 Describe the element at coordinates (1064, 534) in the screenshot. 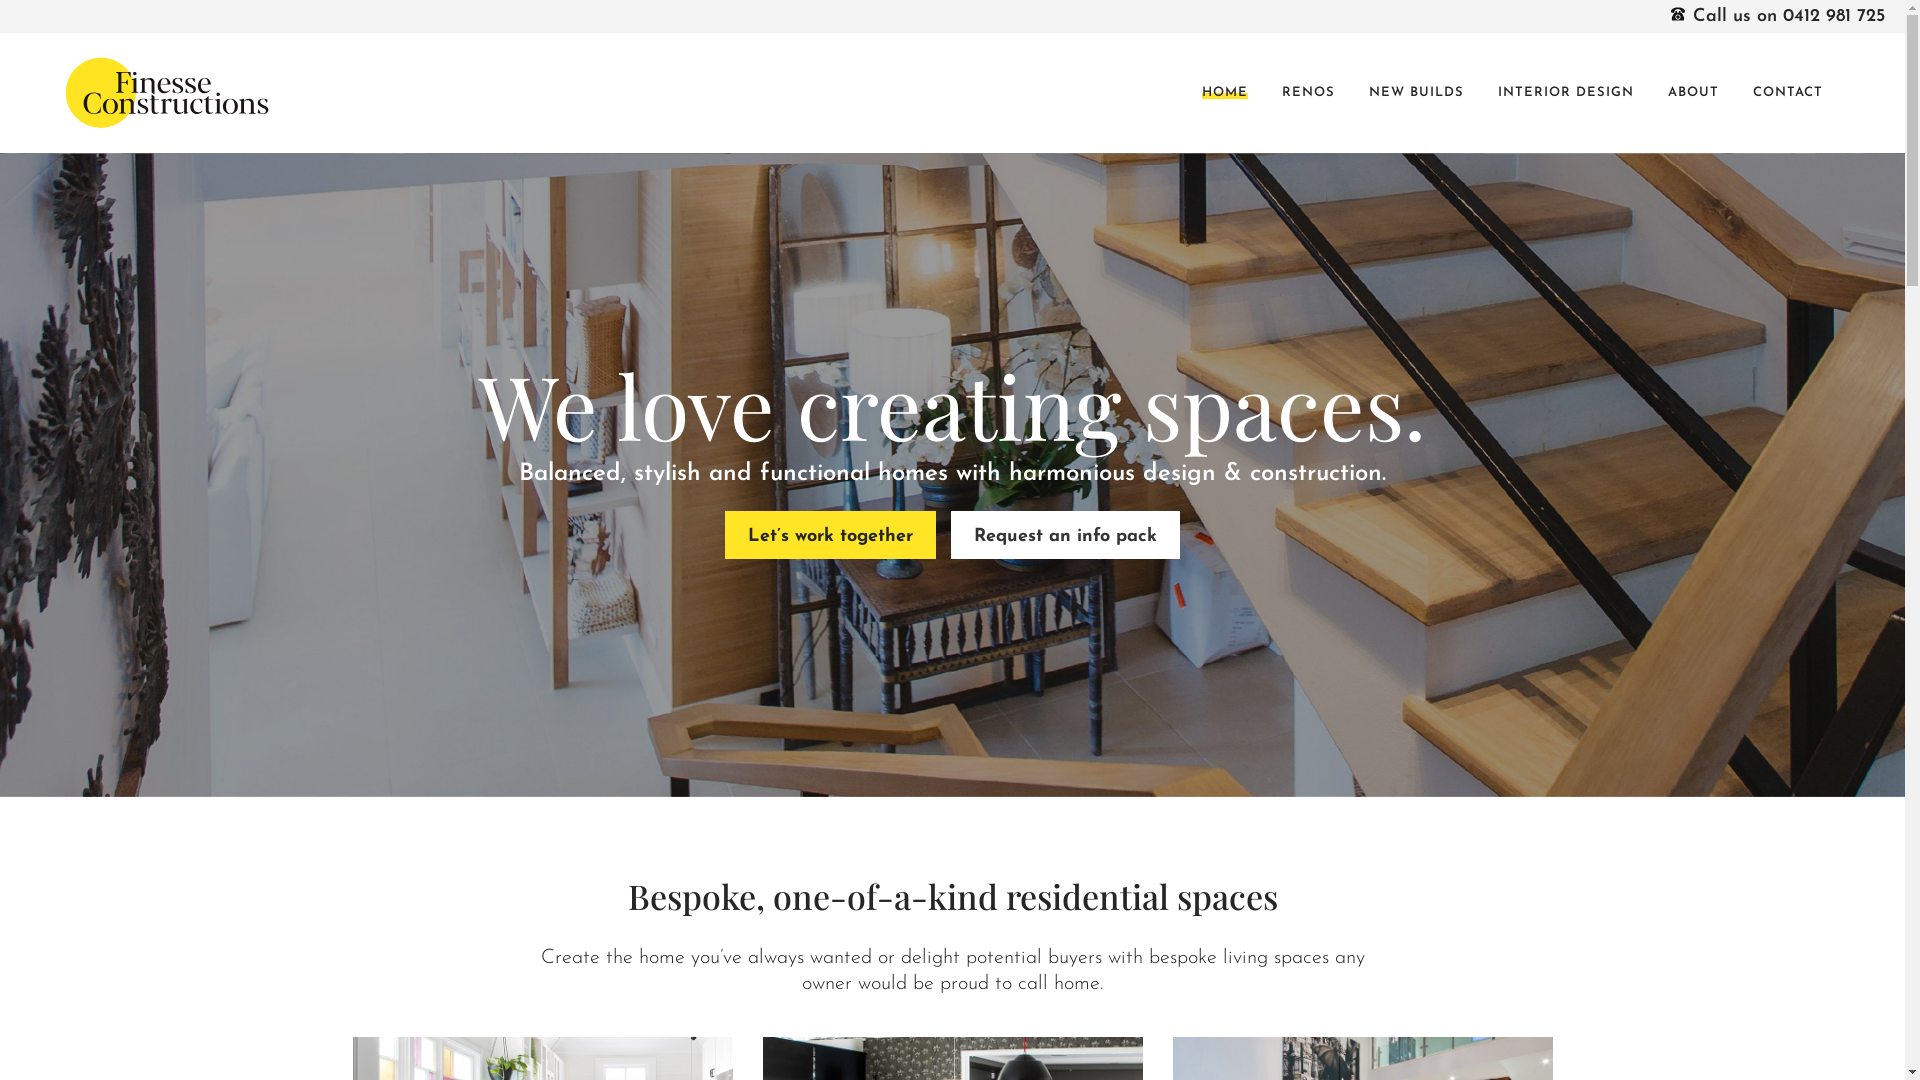

I see `'Request an info pack'` at that location.